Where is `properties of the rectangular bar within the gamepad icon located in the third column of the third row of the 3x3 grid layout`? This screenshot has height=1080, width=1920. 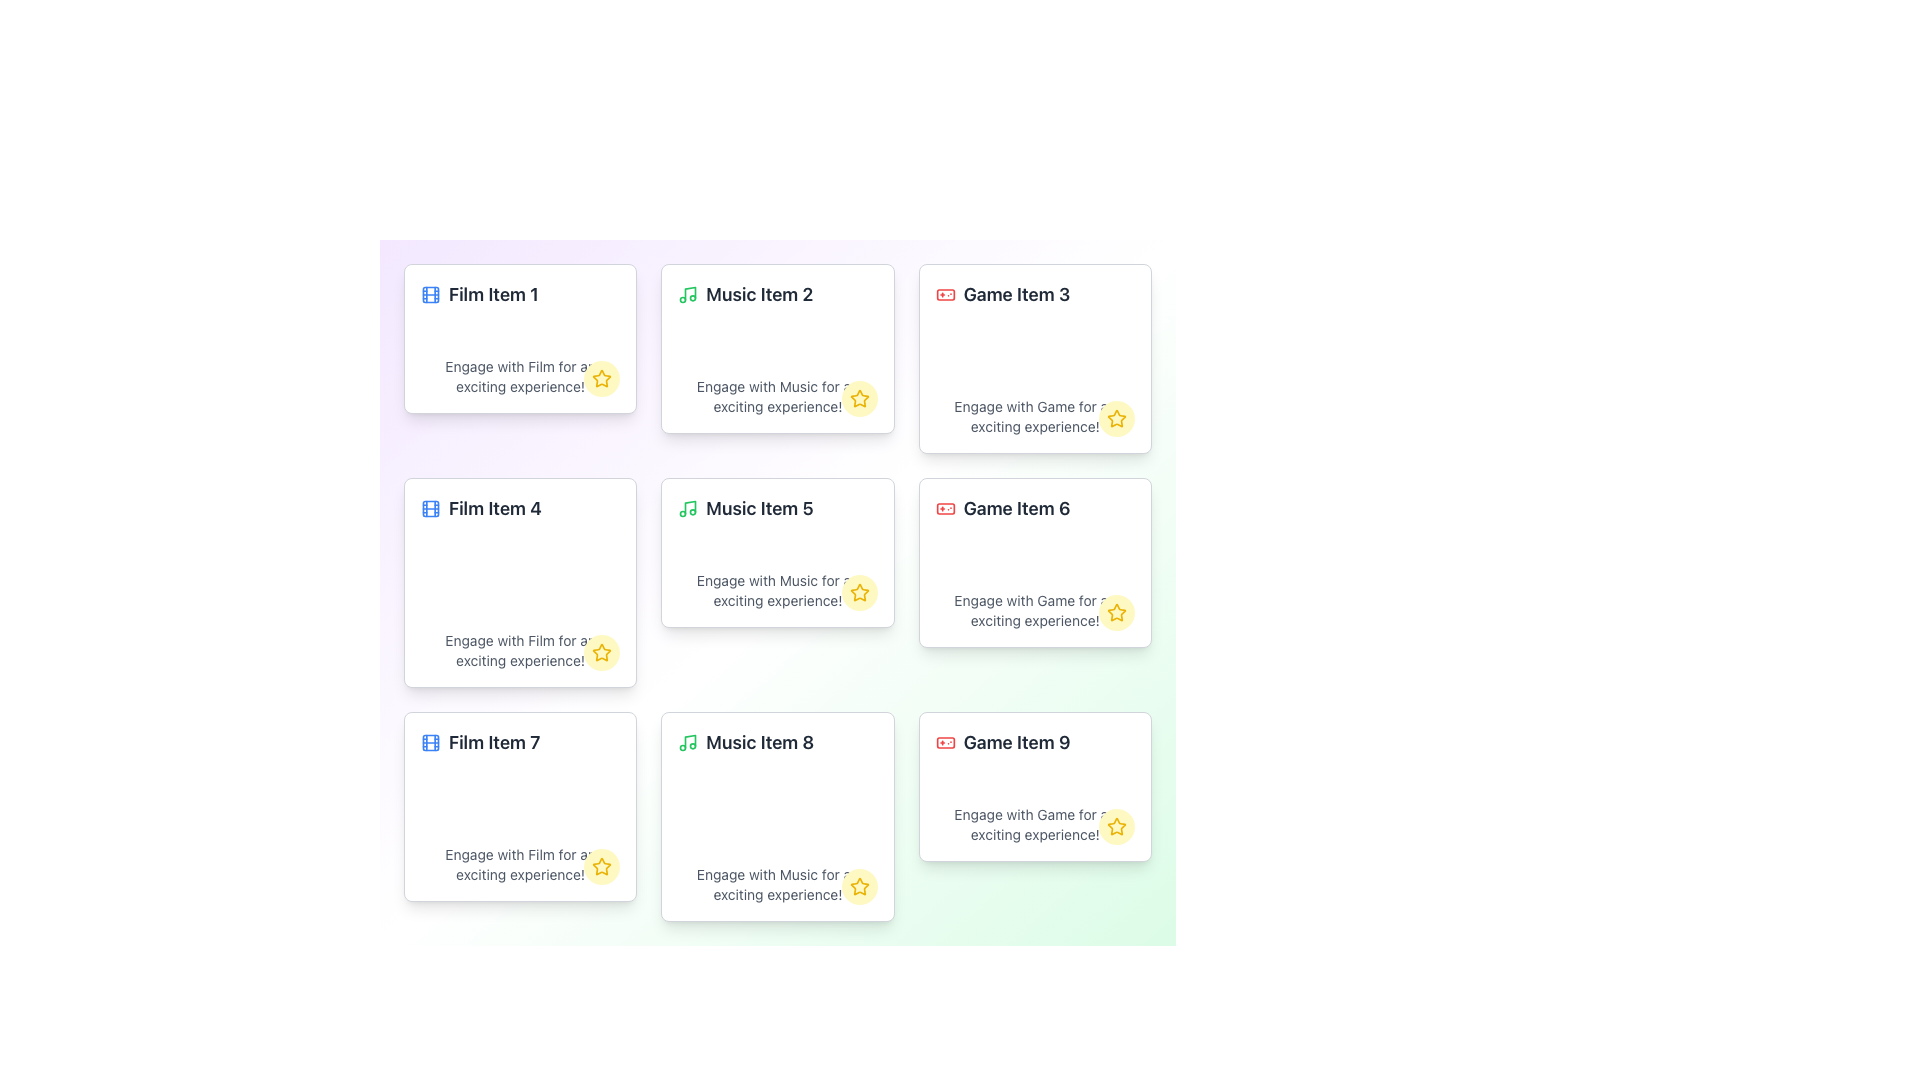 properties of the rectangular bar within the gamepad icon located in the third column of the third row of the 3x3 grid layout is located at coordinates (944, 743).